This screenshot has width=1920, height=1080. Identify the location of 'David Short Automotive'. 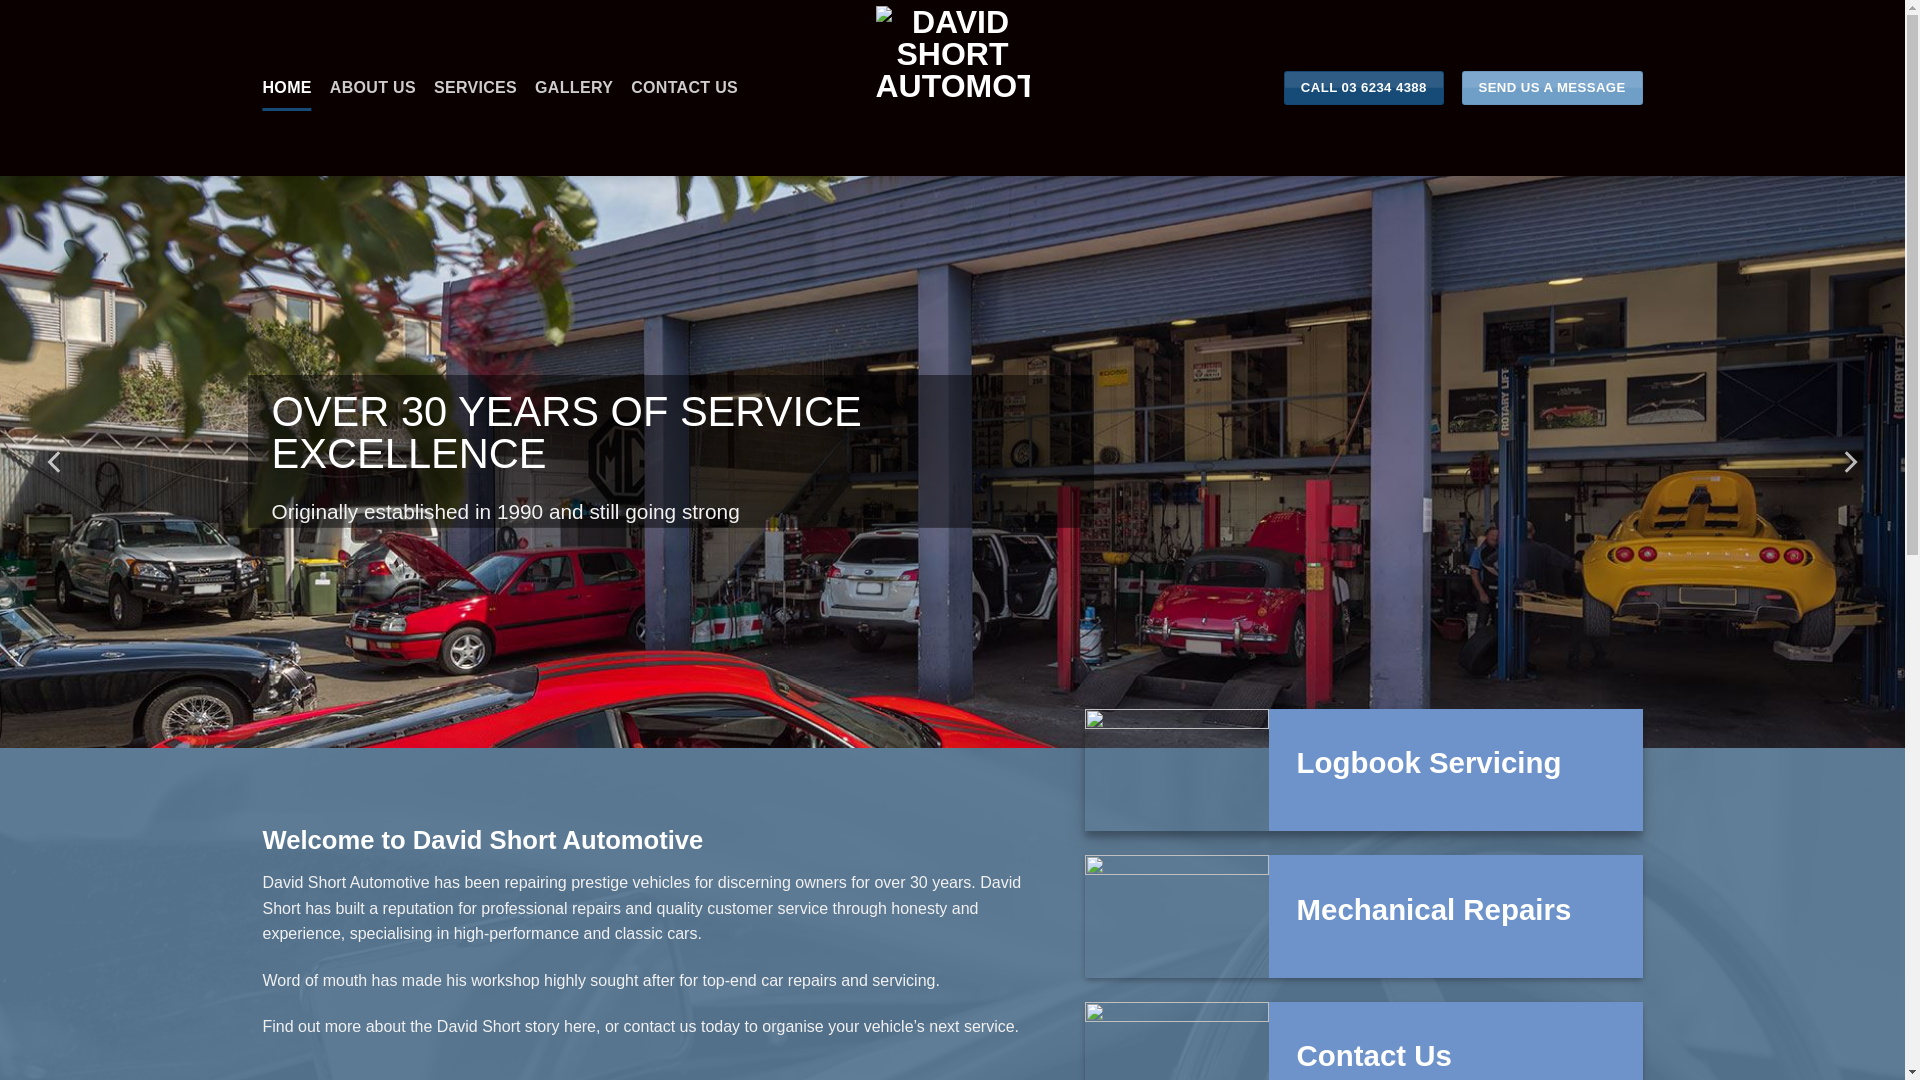
(952, 87).